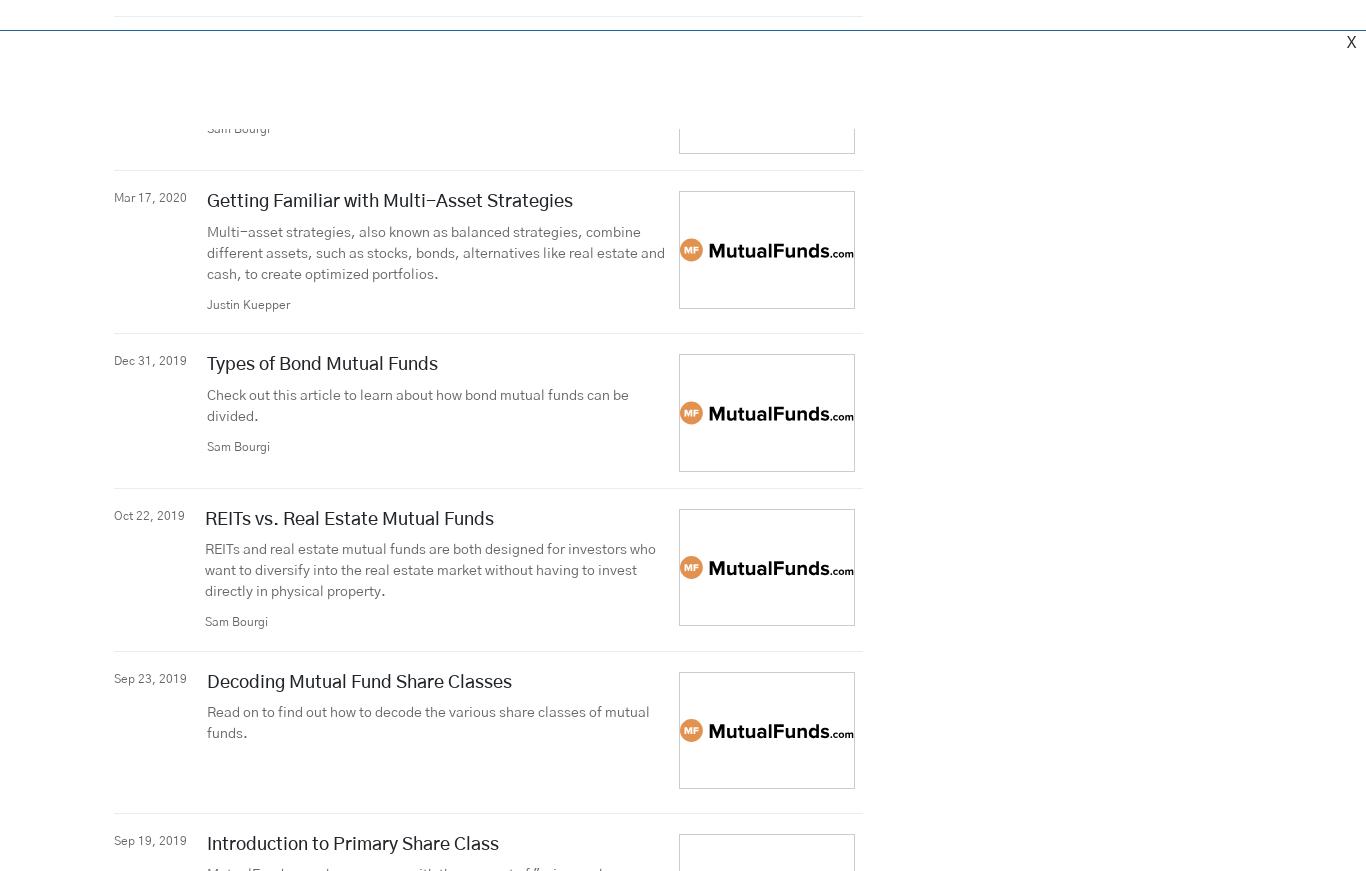 The height and width of the screenshot is (871, 1366). What do you see at coordinates (429, 571) in the screenshot?
I see `'REITs and real estate mutual funds are both designed for investors who want to diversify into the real estate market without having to invest directly in physical property.'` at bounding box center [429, 571].